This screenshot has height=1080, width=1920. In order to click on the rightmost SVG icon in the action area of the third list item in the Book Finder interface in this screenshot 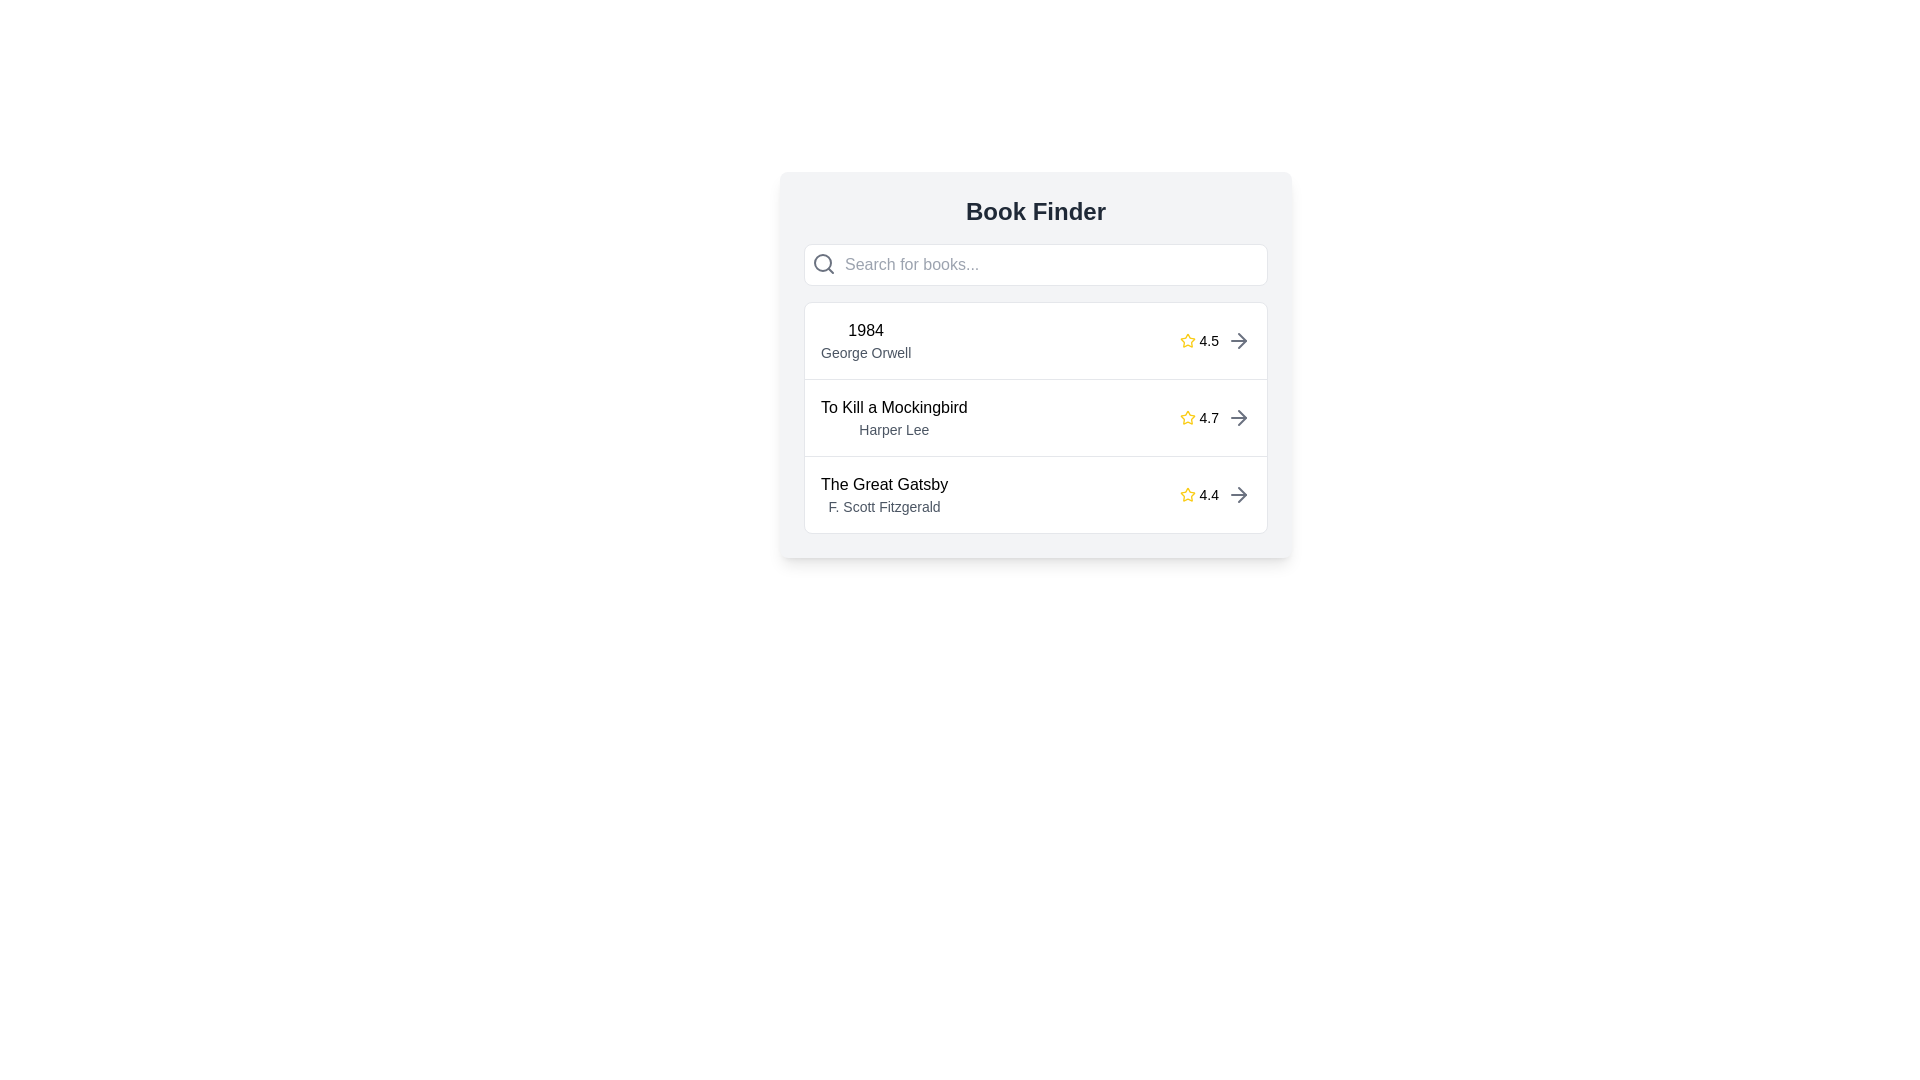, I will do `click(1241, 416)`.